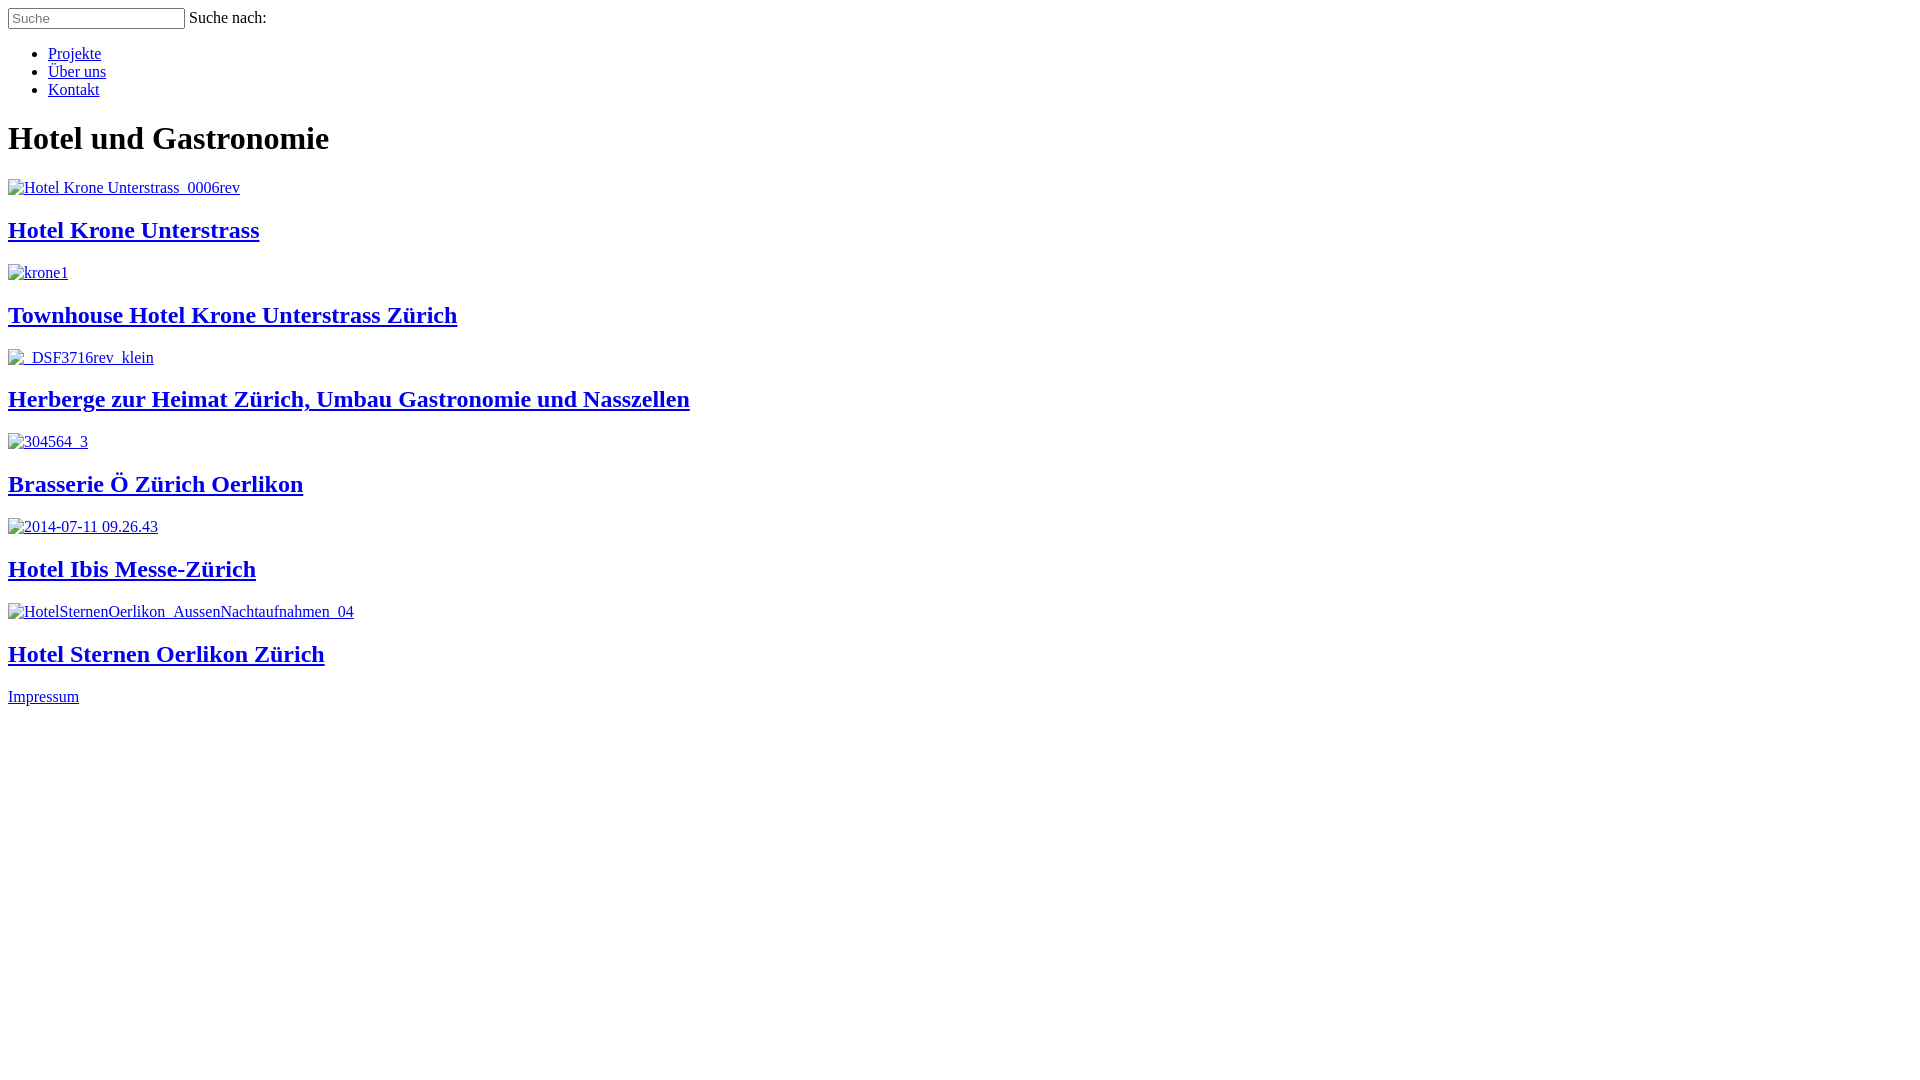 This screenshot has width=1920, height=1080. What do you see at coordinates (73, 88) in the screenshot?
I see `'Kontakt'` at bounding box center [73, 88].